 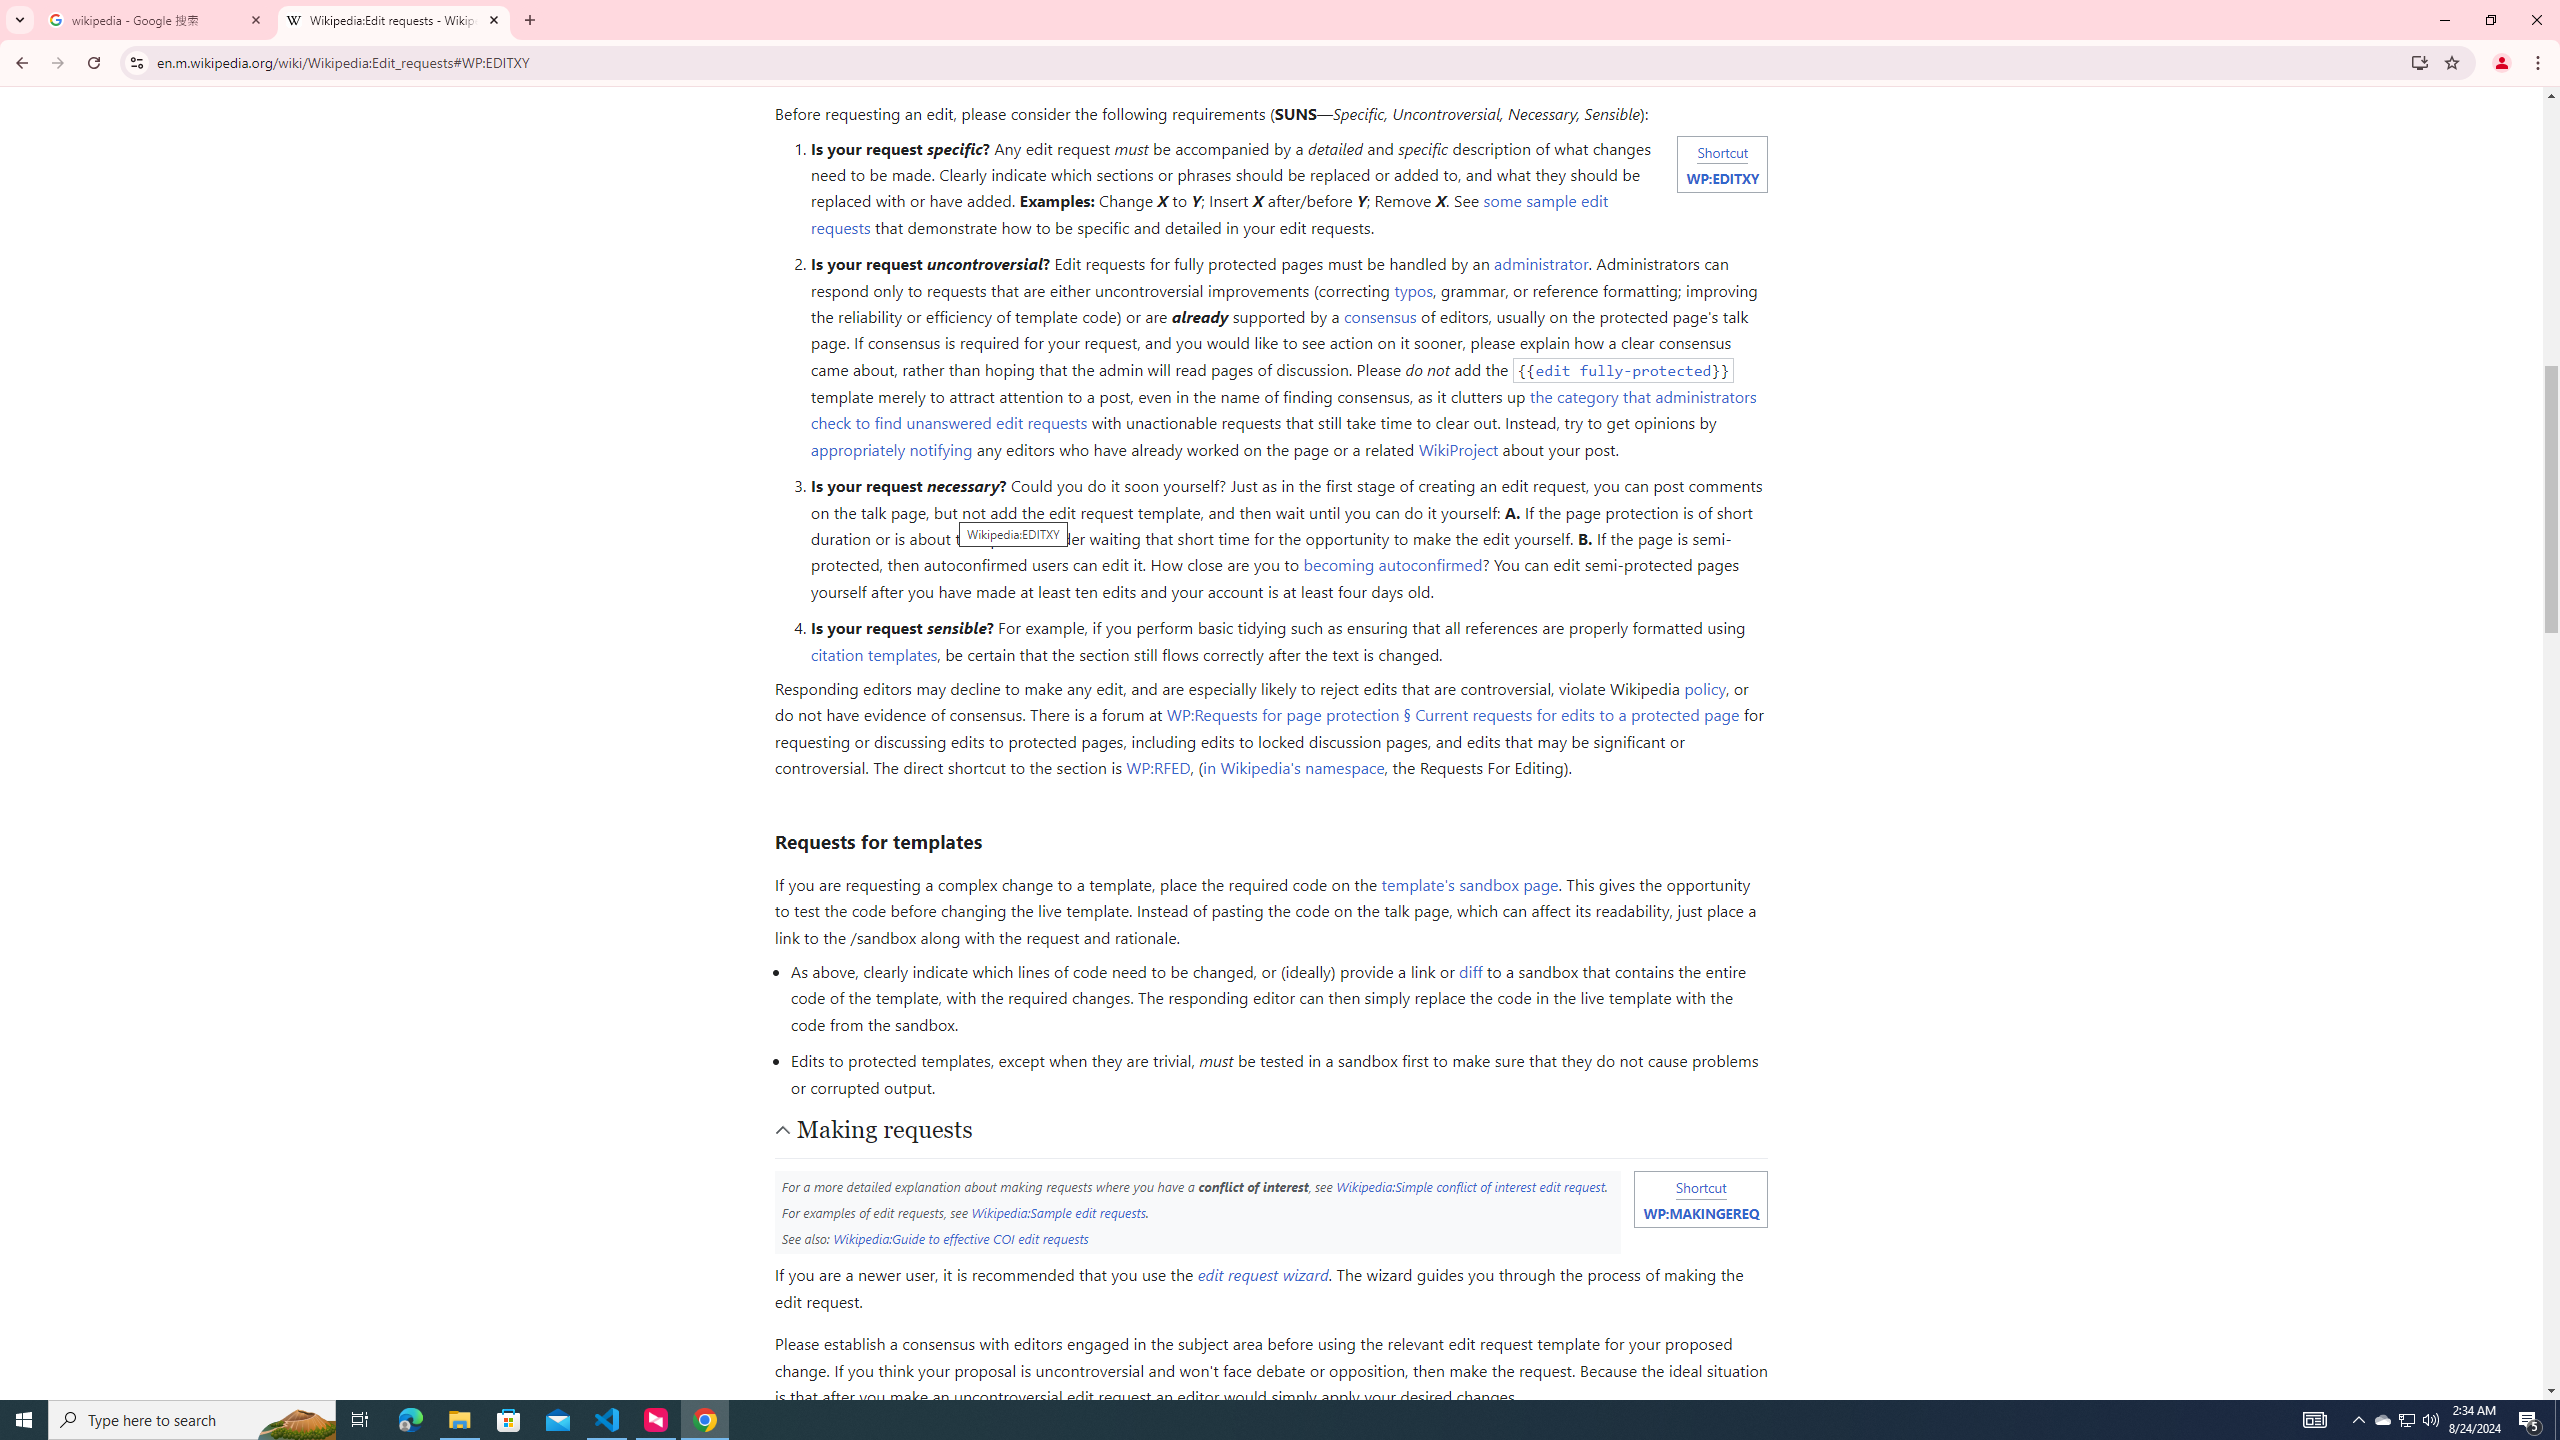 What do you see at coordinates (1541, 264) in the screenshot?
I see `'administrator'` at bounding box center [1541, 264].